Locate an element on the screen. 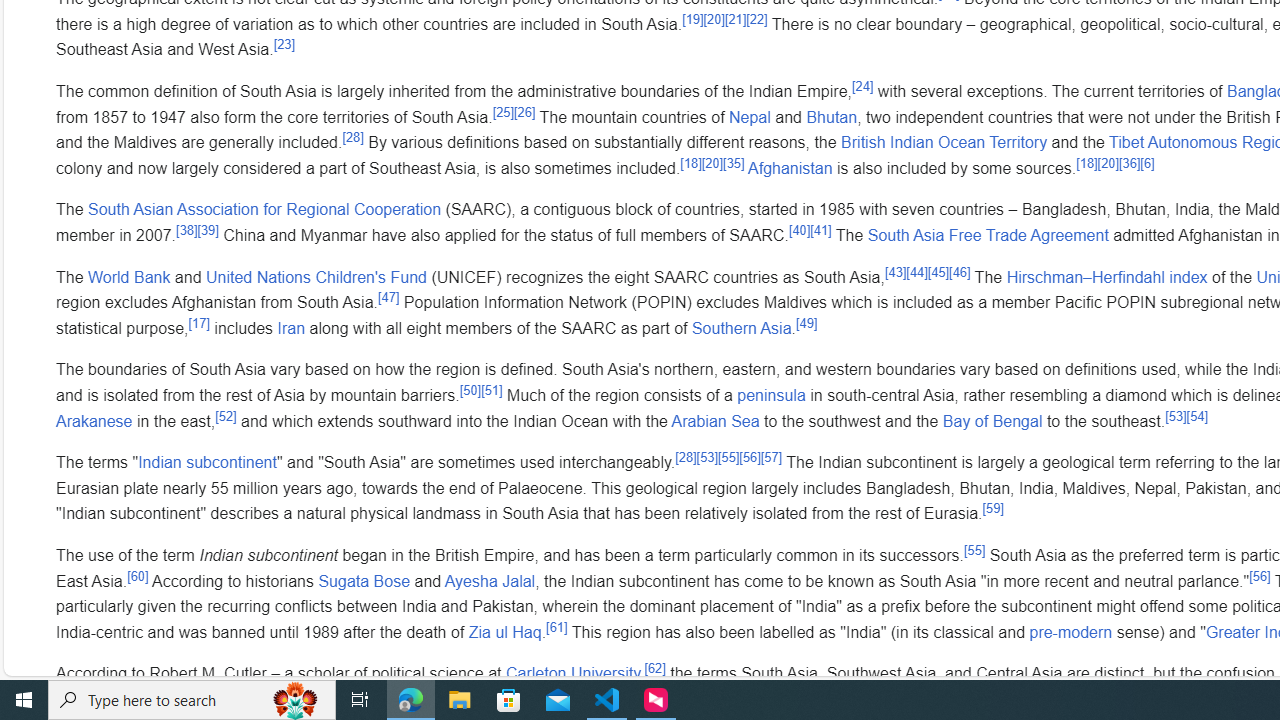  '[26]' is located at coordinates (525, 111).